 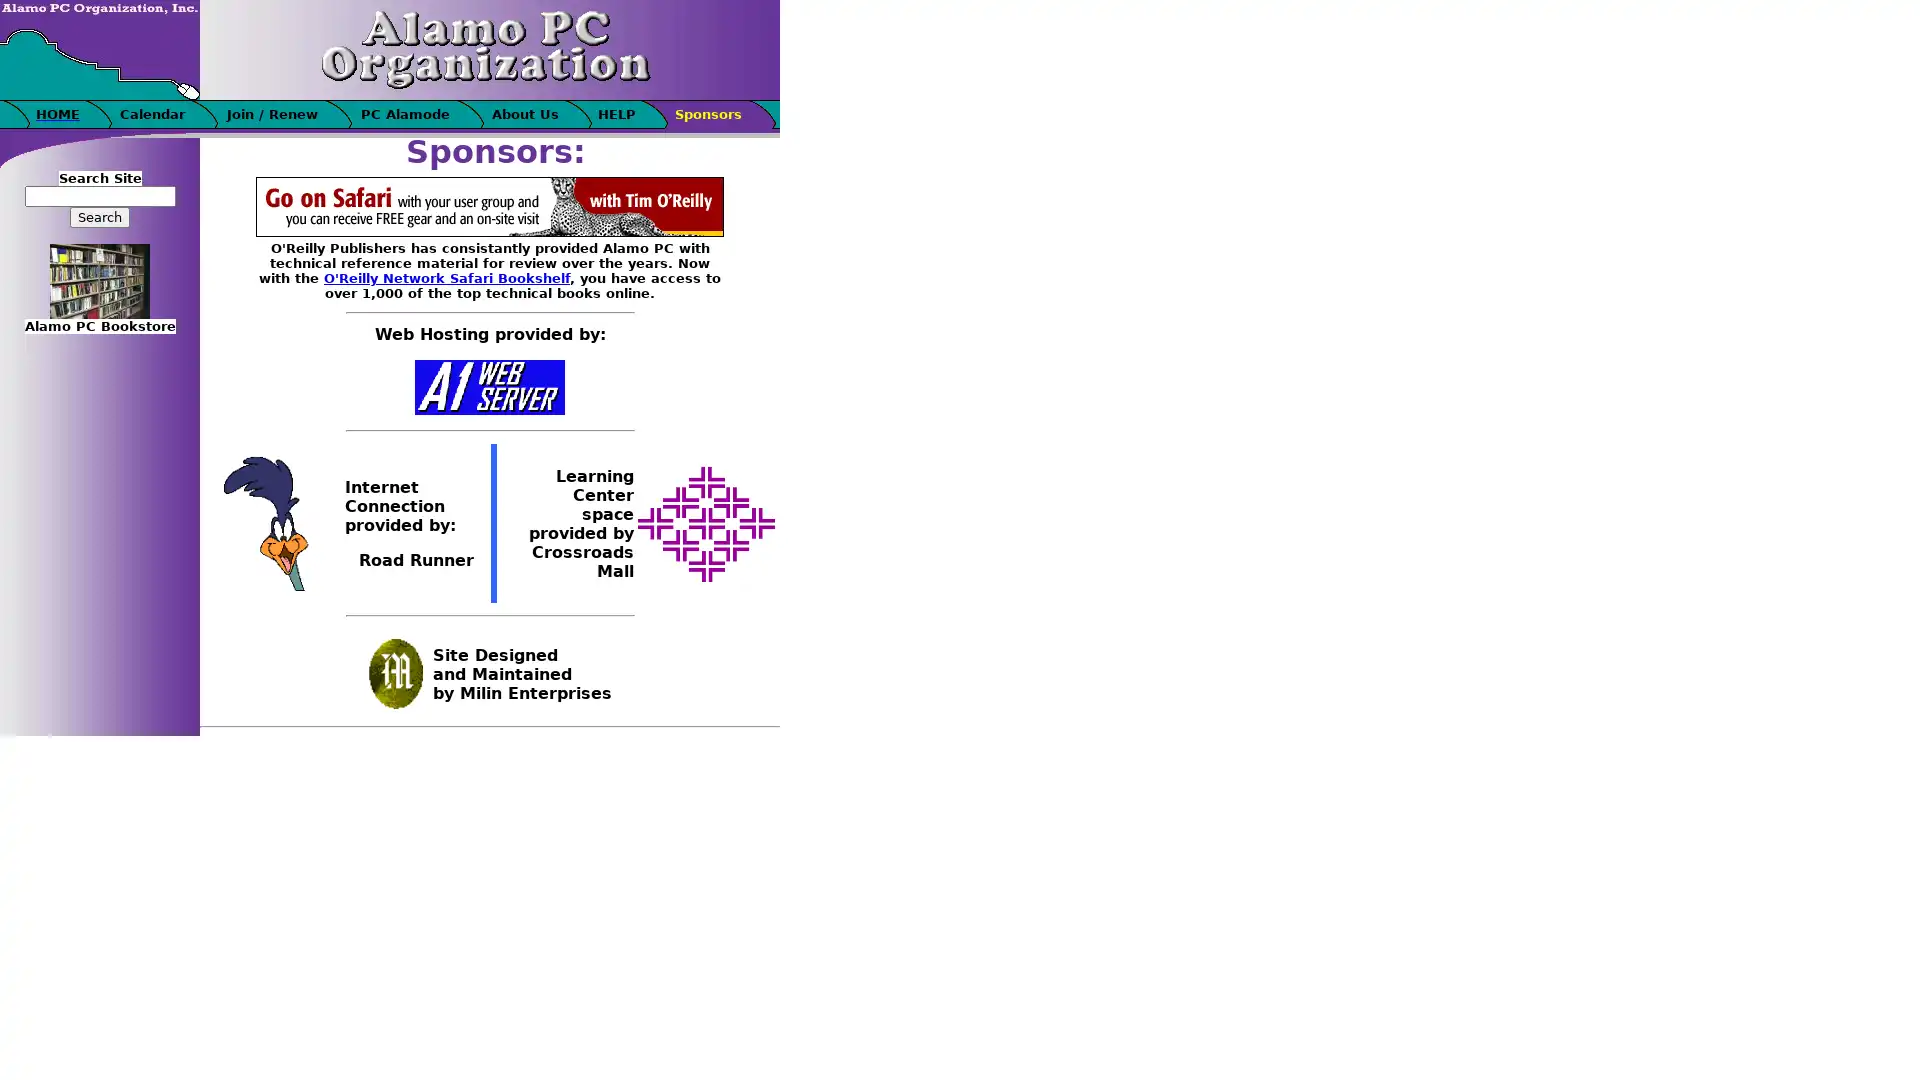 What do you see at coordinates (99, 217) in the screenshot?
I see `Search` at bounding box center [99, 217].